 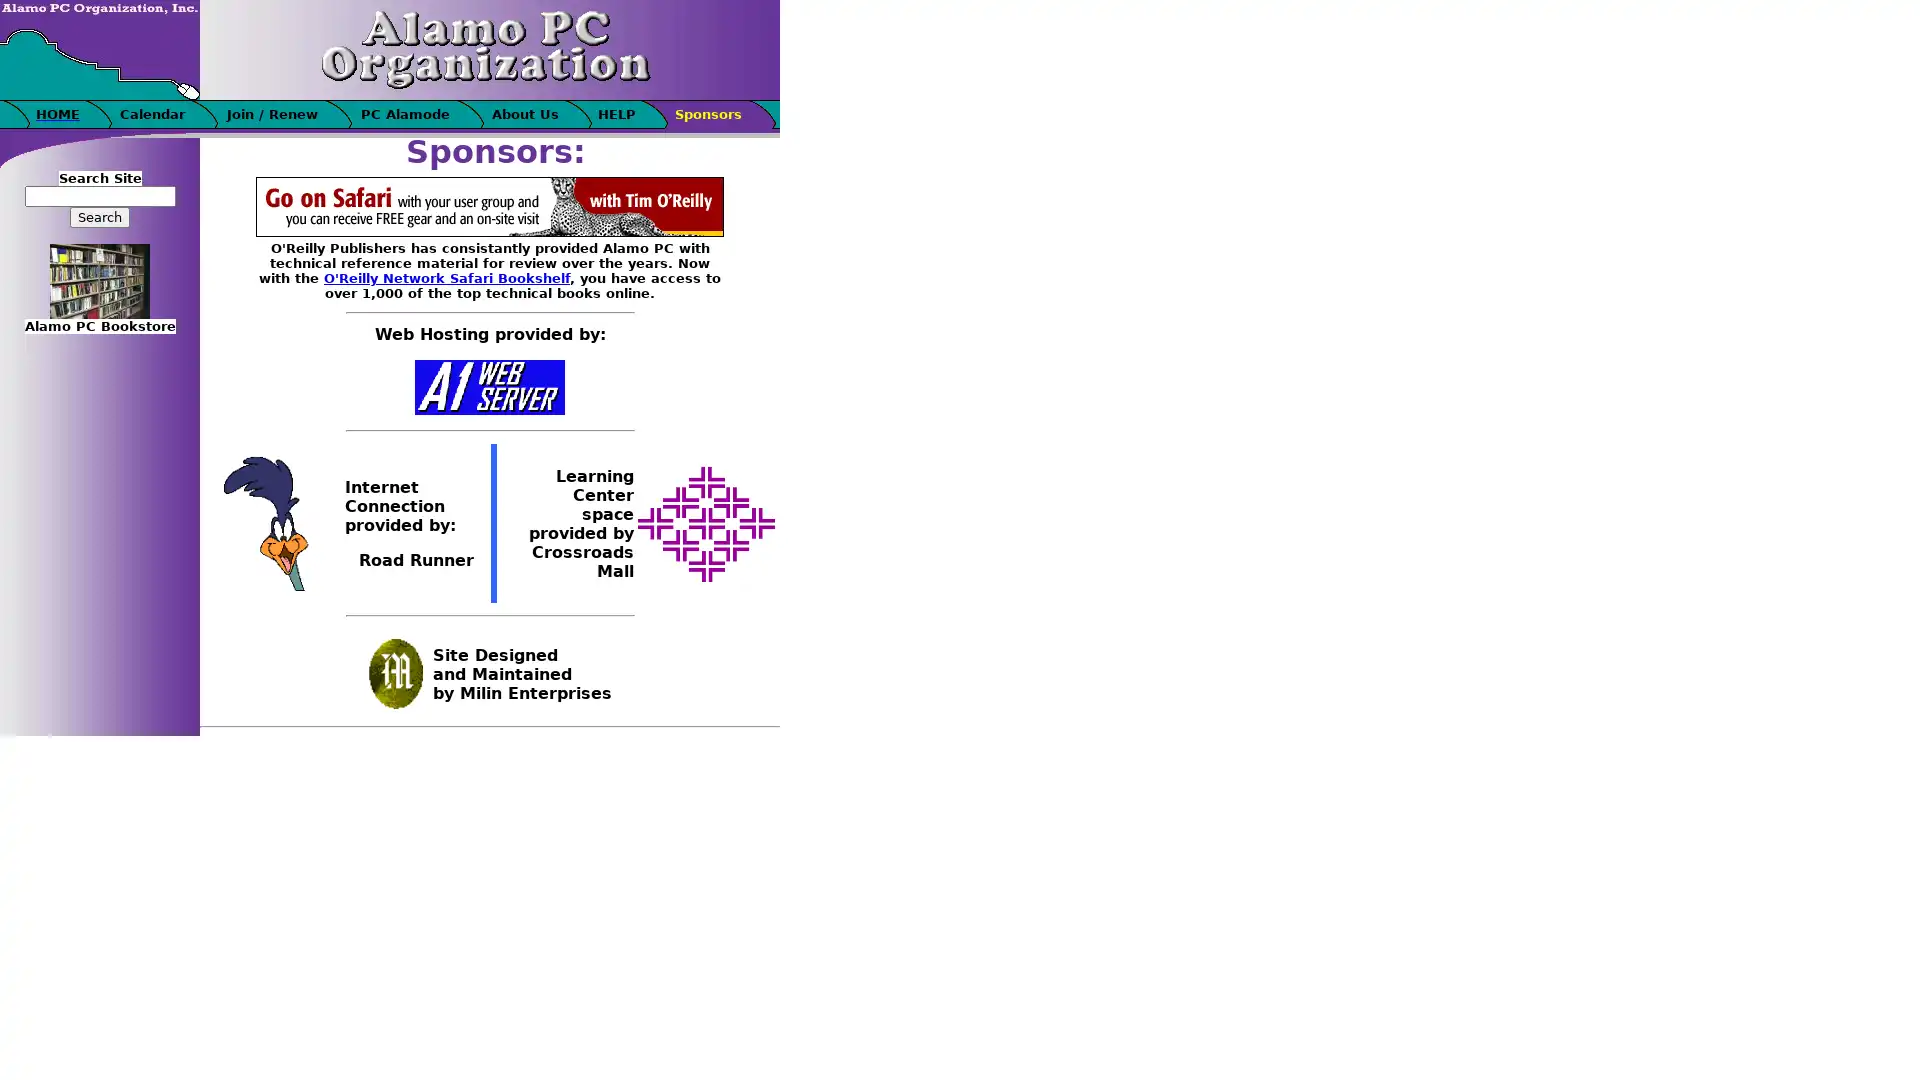 What do you see at coordinates (99, 217) in the screenshot?
I see `Search` at bounding box center [99, 217].